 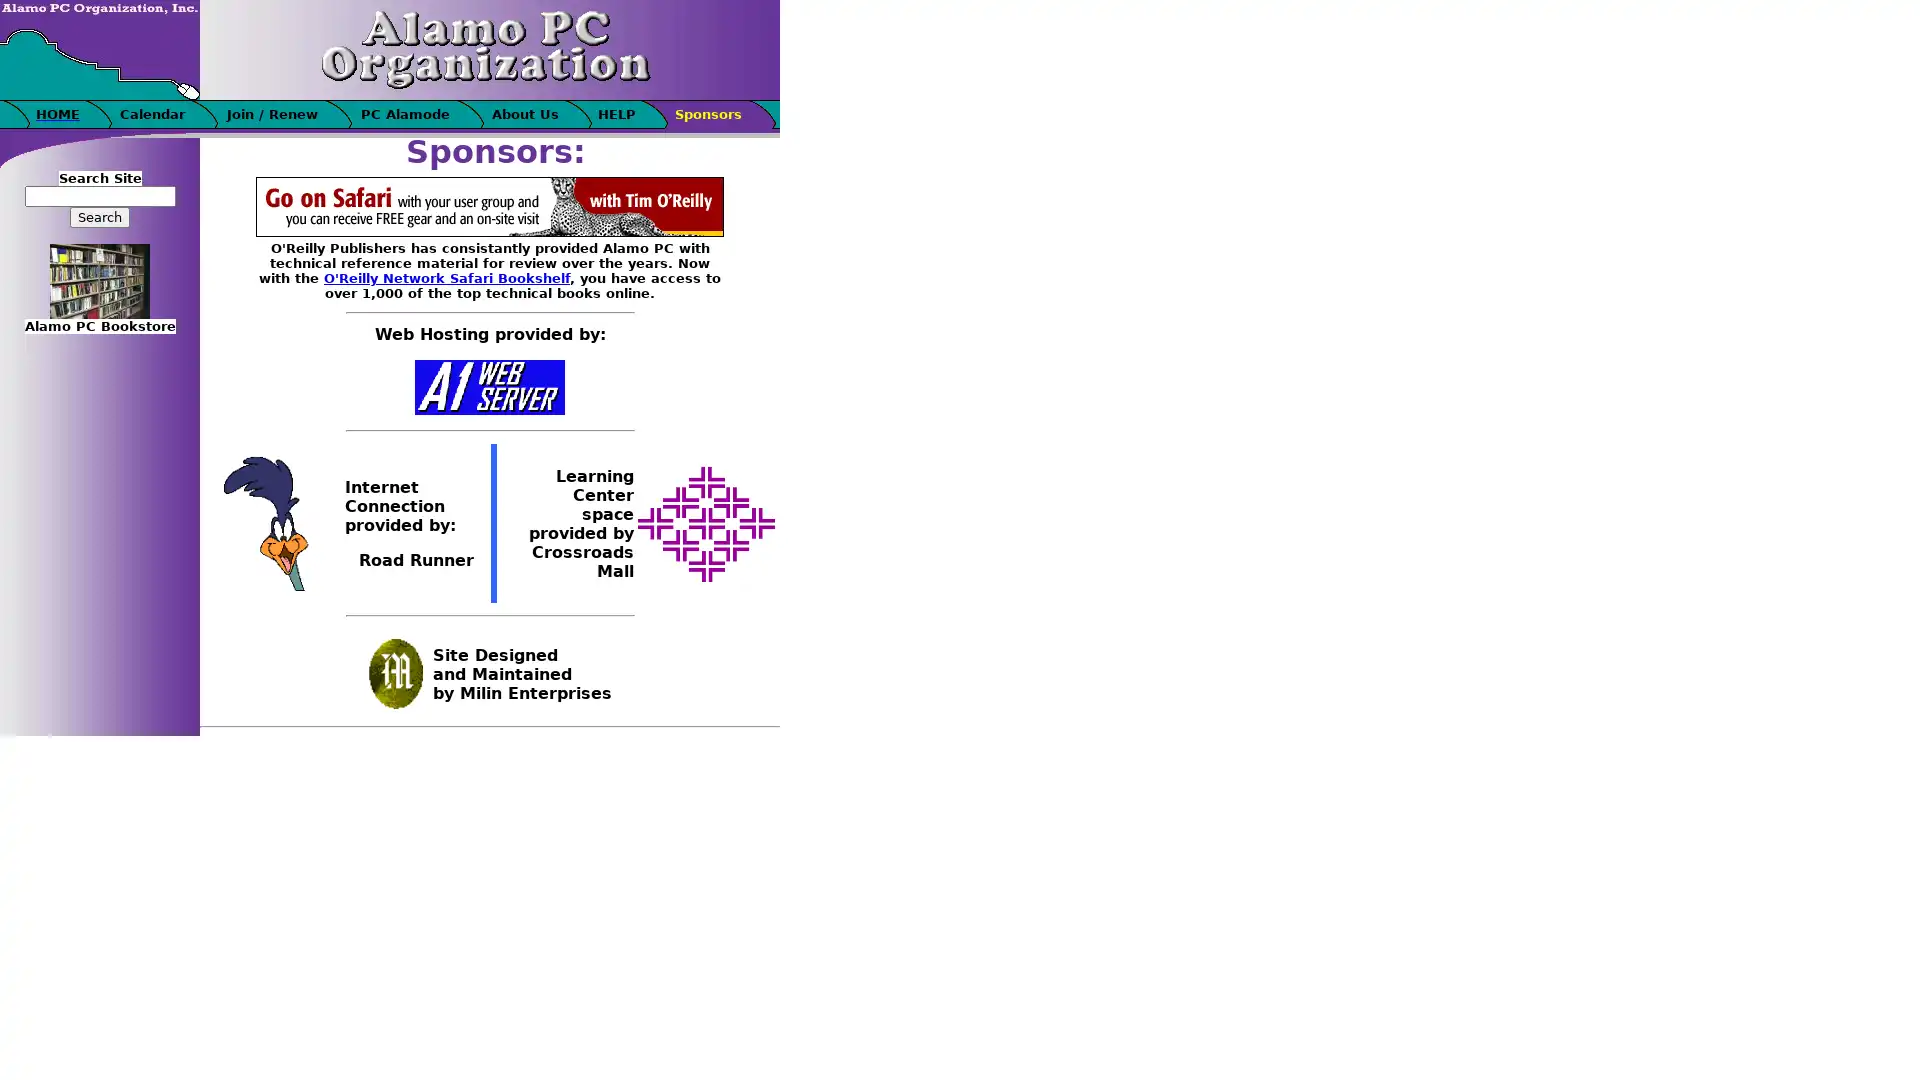 What do you see at coordinates (99, 217) in the screenshot?
I see `Search` at bounding box center [99, 217].